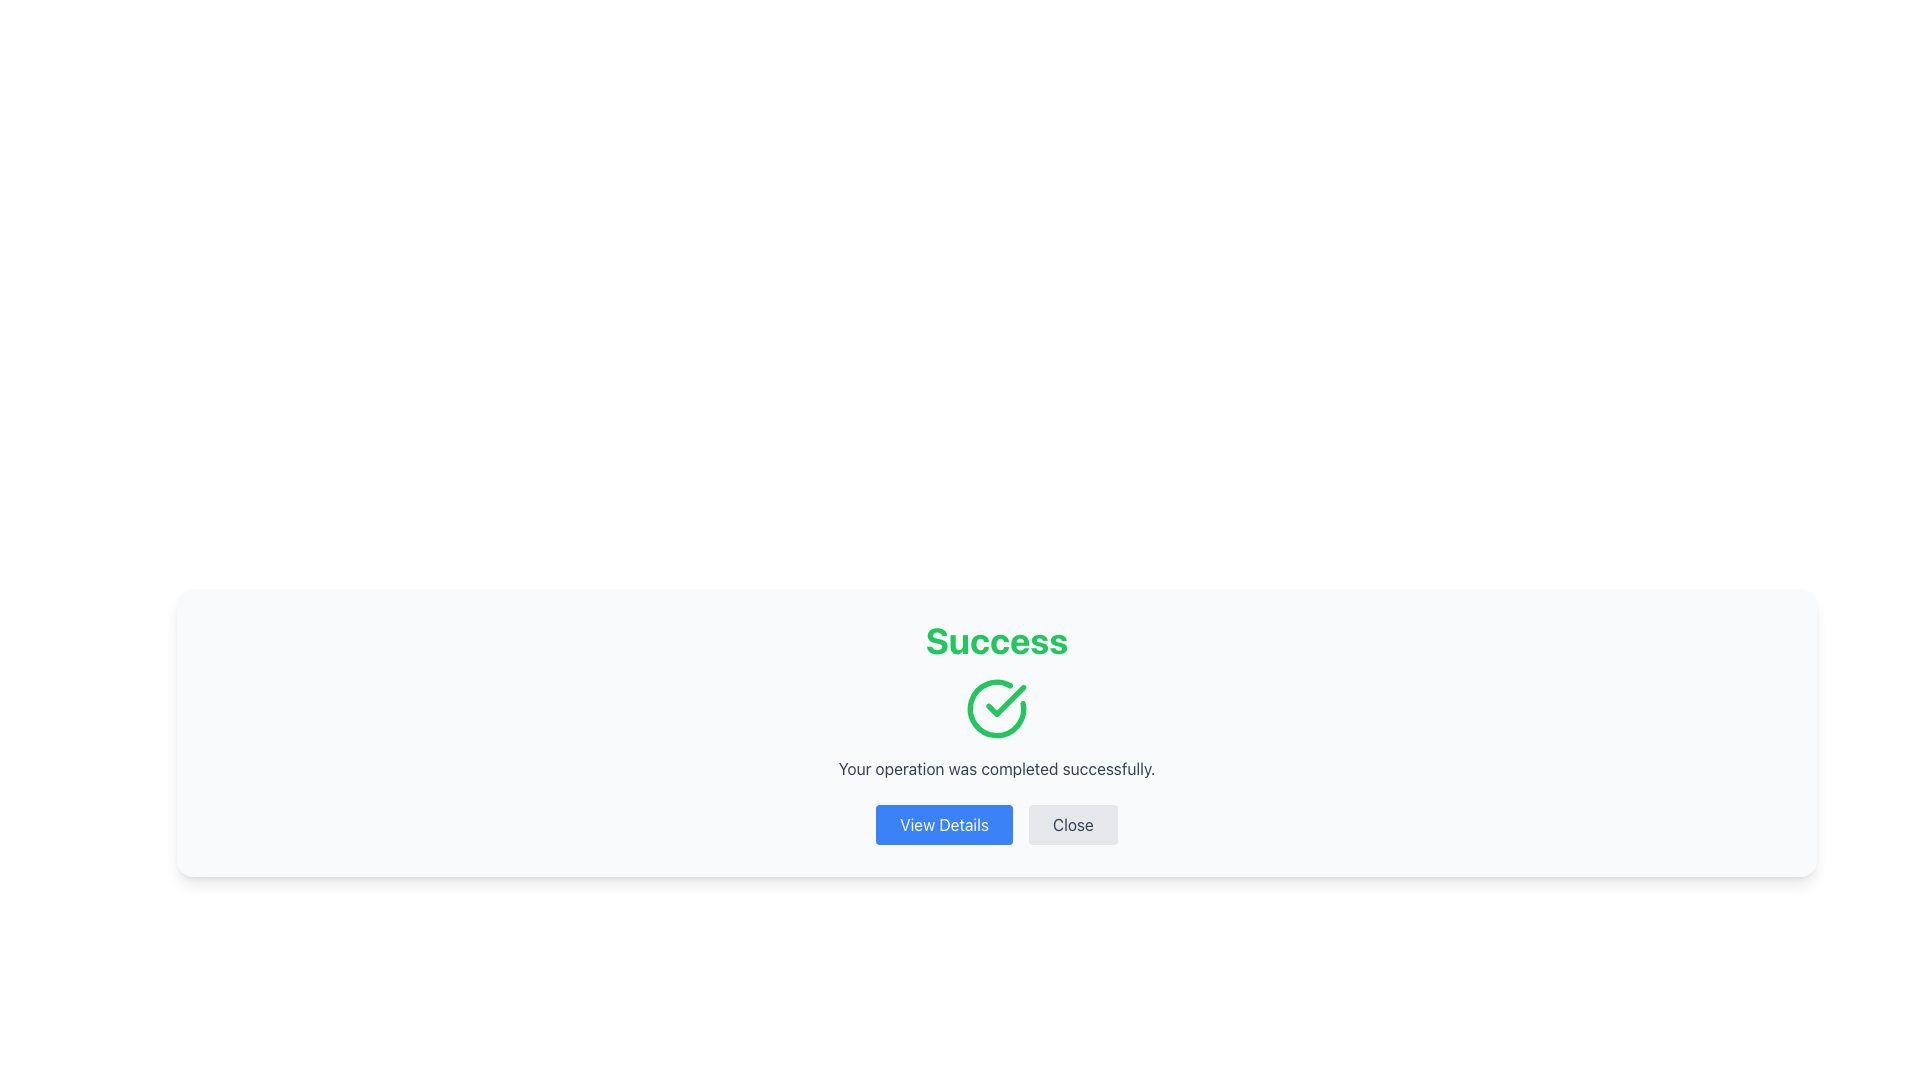 This screenshot has height=1080, width=1920. I want to click on the green checkmark icon inside the circular outline, which serves as a confirmation indicator located near the top-middle of the interface, so click(1006, 700).